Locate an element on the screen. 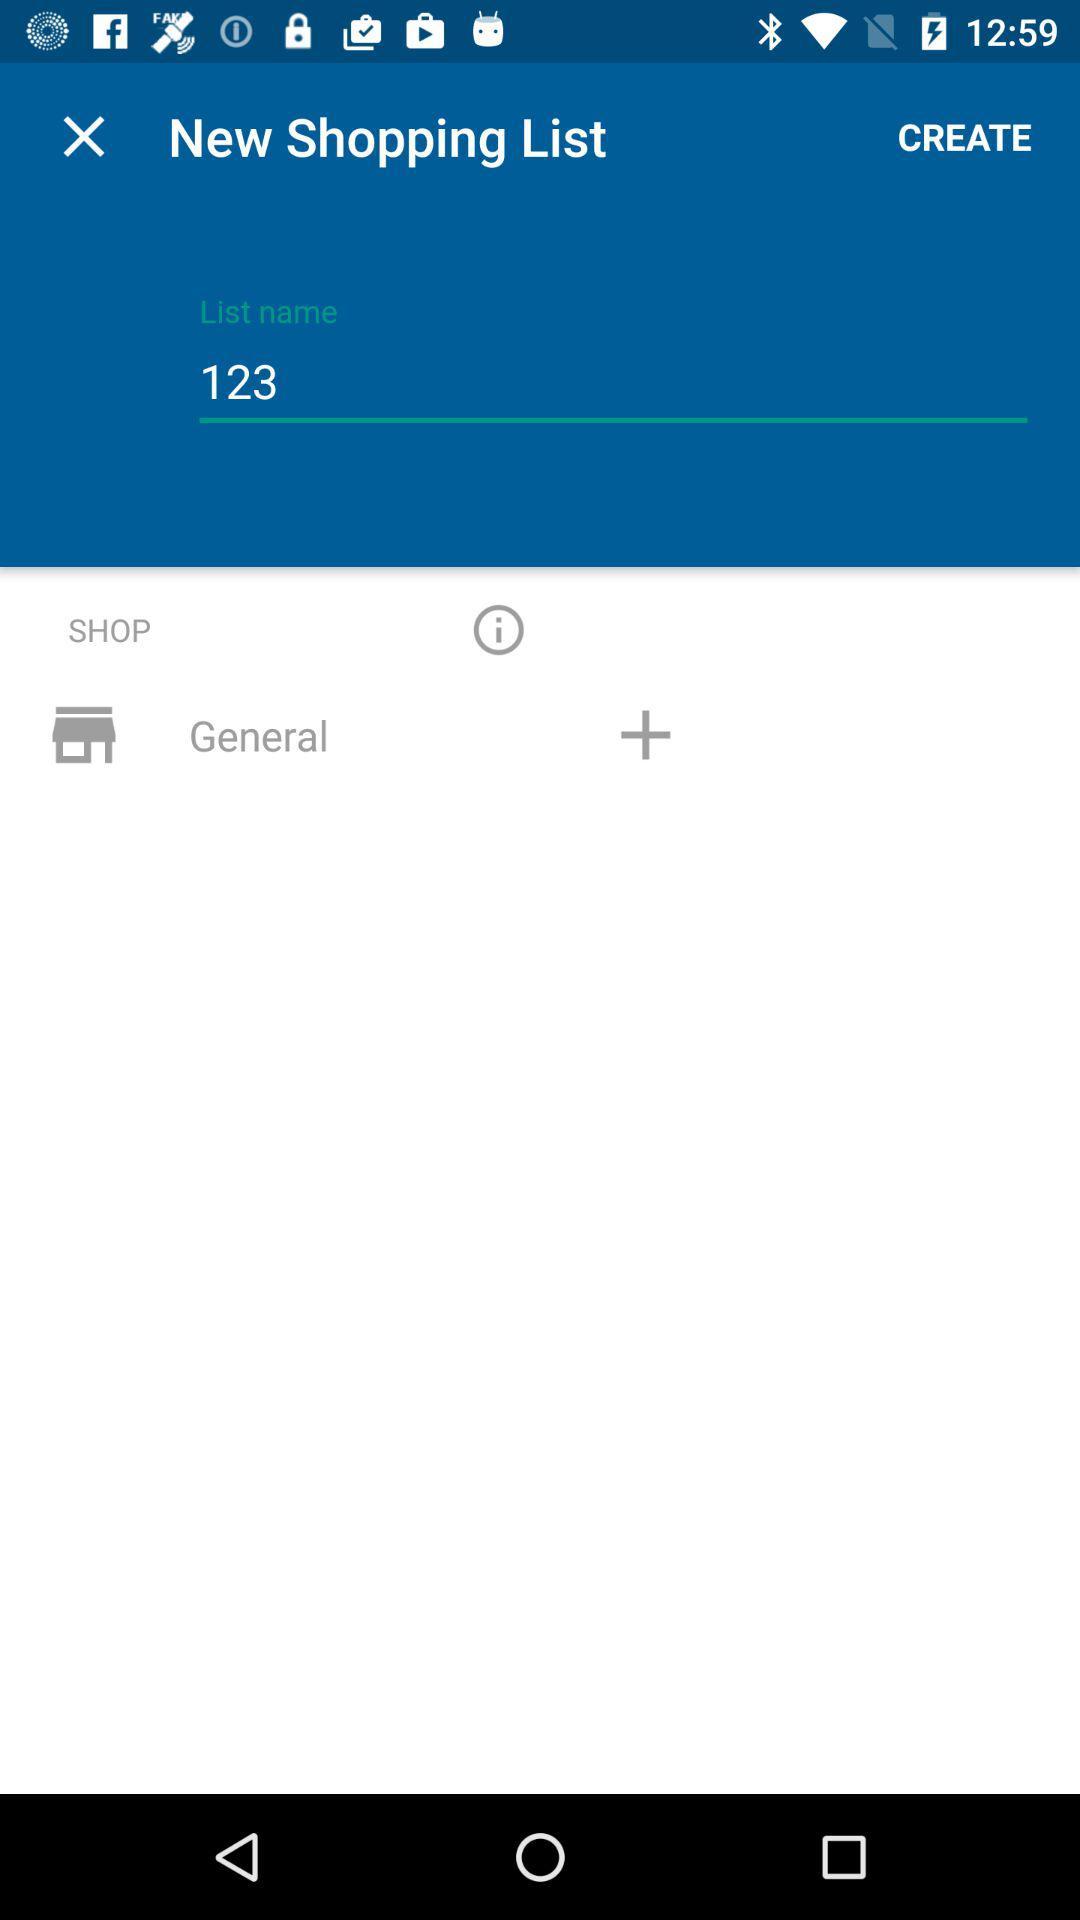 The width and height of the screenshot is (1080, 1920). exit current screen is located at coordinates (83, 135).